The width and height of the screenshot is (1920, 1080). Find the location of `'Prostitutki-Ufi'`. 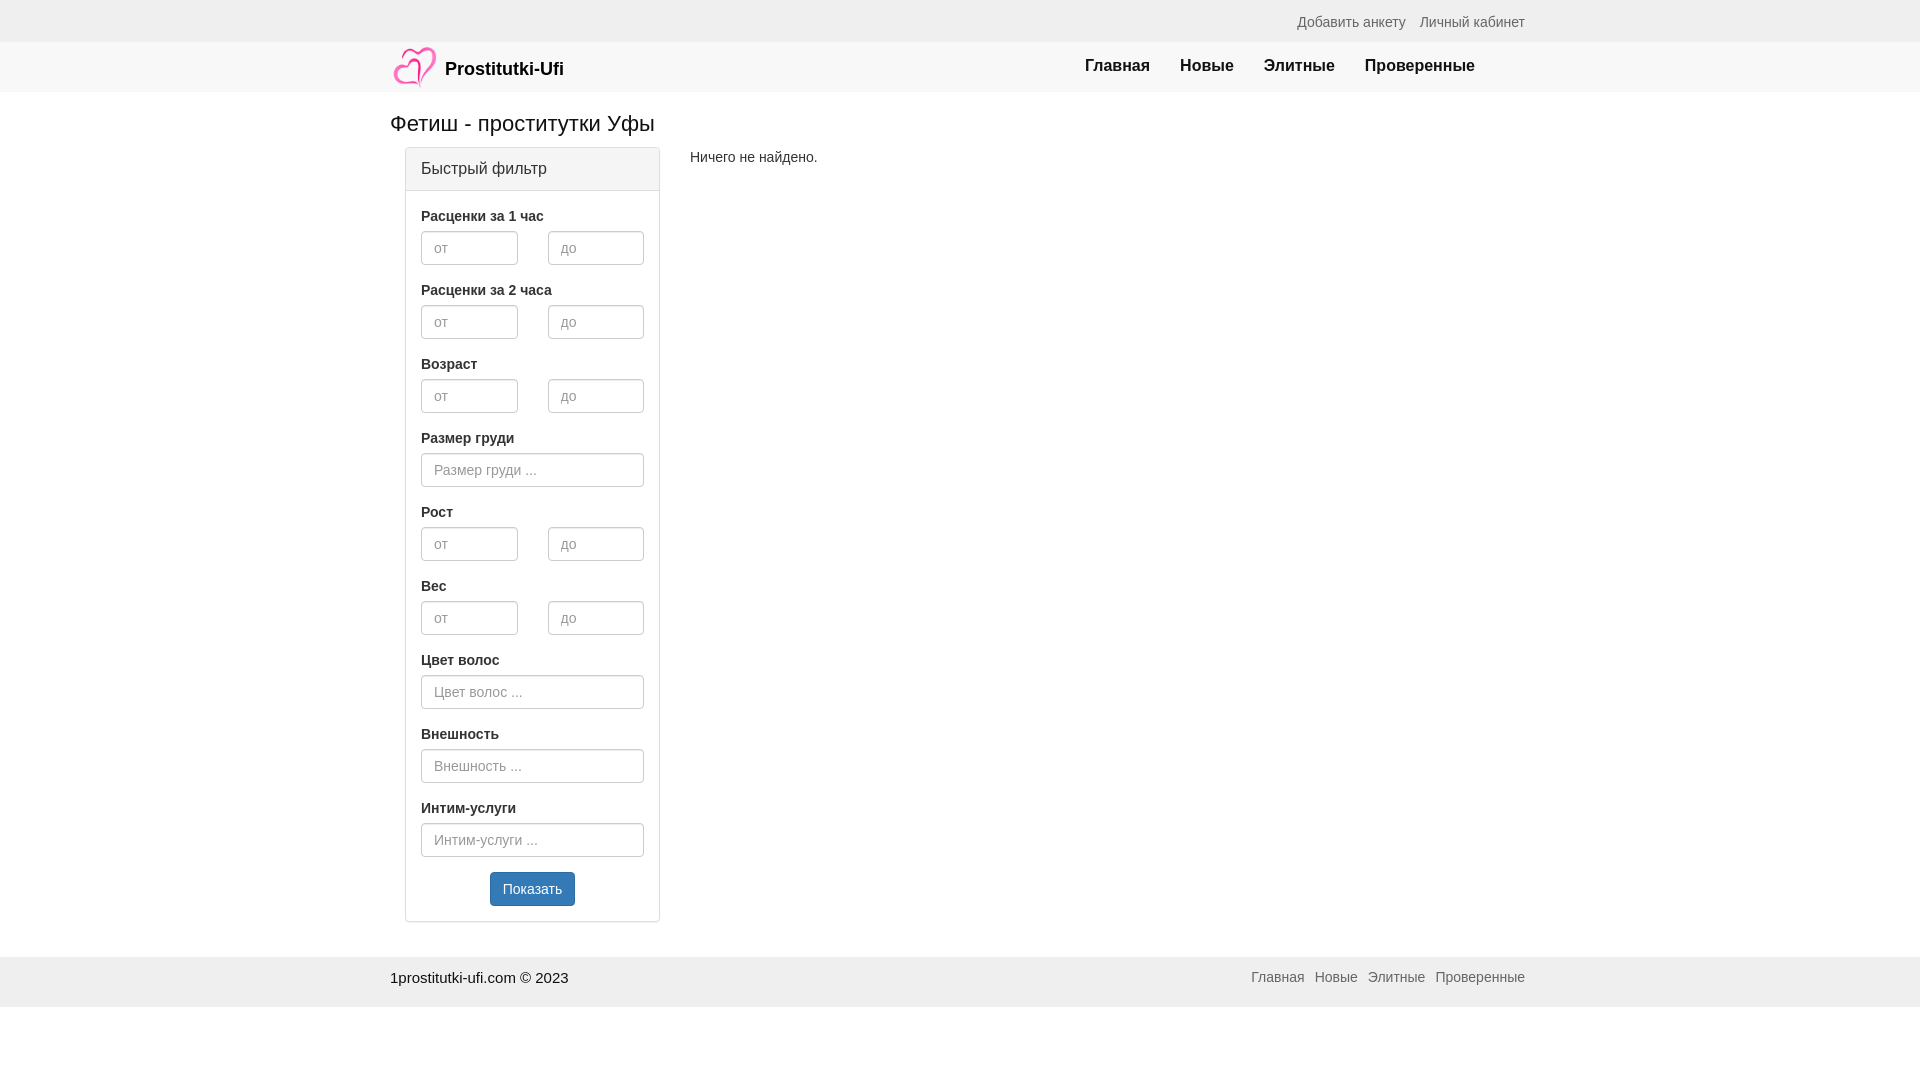

'Prostitutki-Ufi' is located at coordinates (475, 56).